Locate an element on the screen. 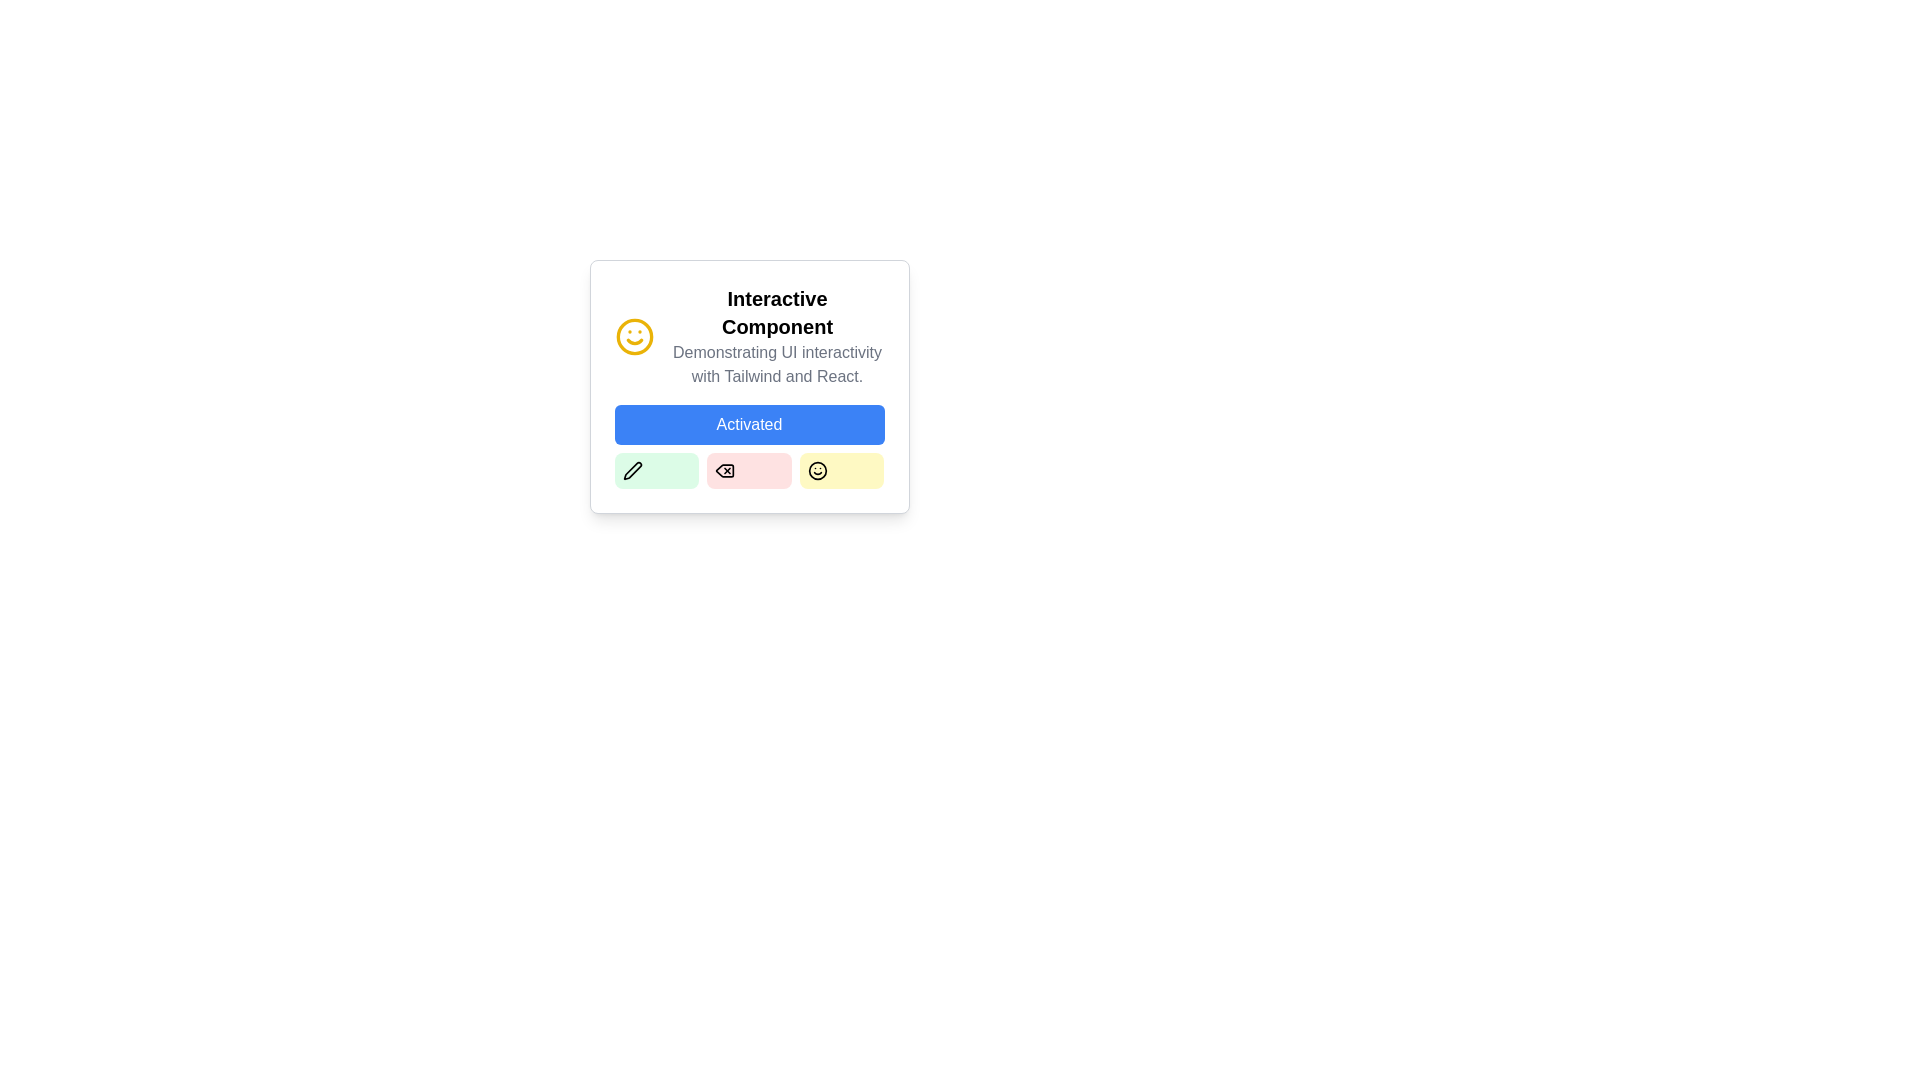  the edit icon located within the green button on the leftmost side of the row of buttons below the blue 'Activated' button is located at coordinates (631, 470).